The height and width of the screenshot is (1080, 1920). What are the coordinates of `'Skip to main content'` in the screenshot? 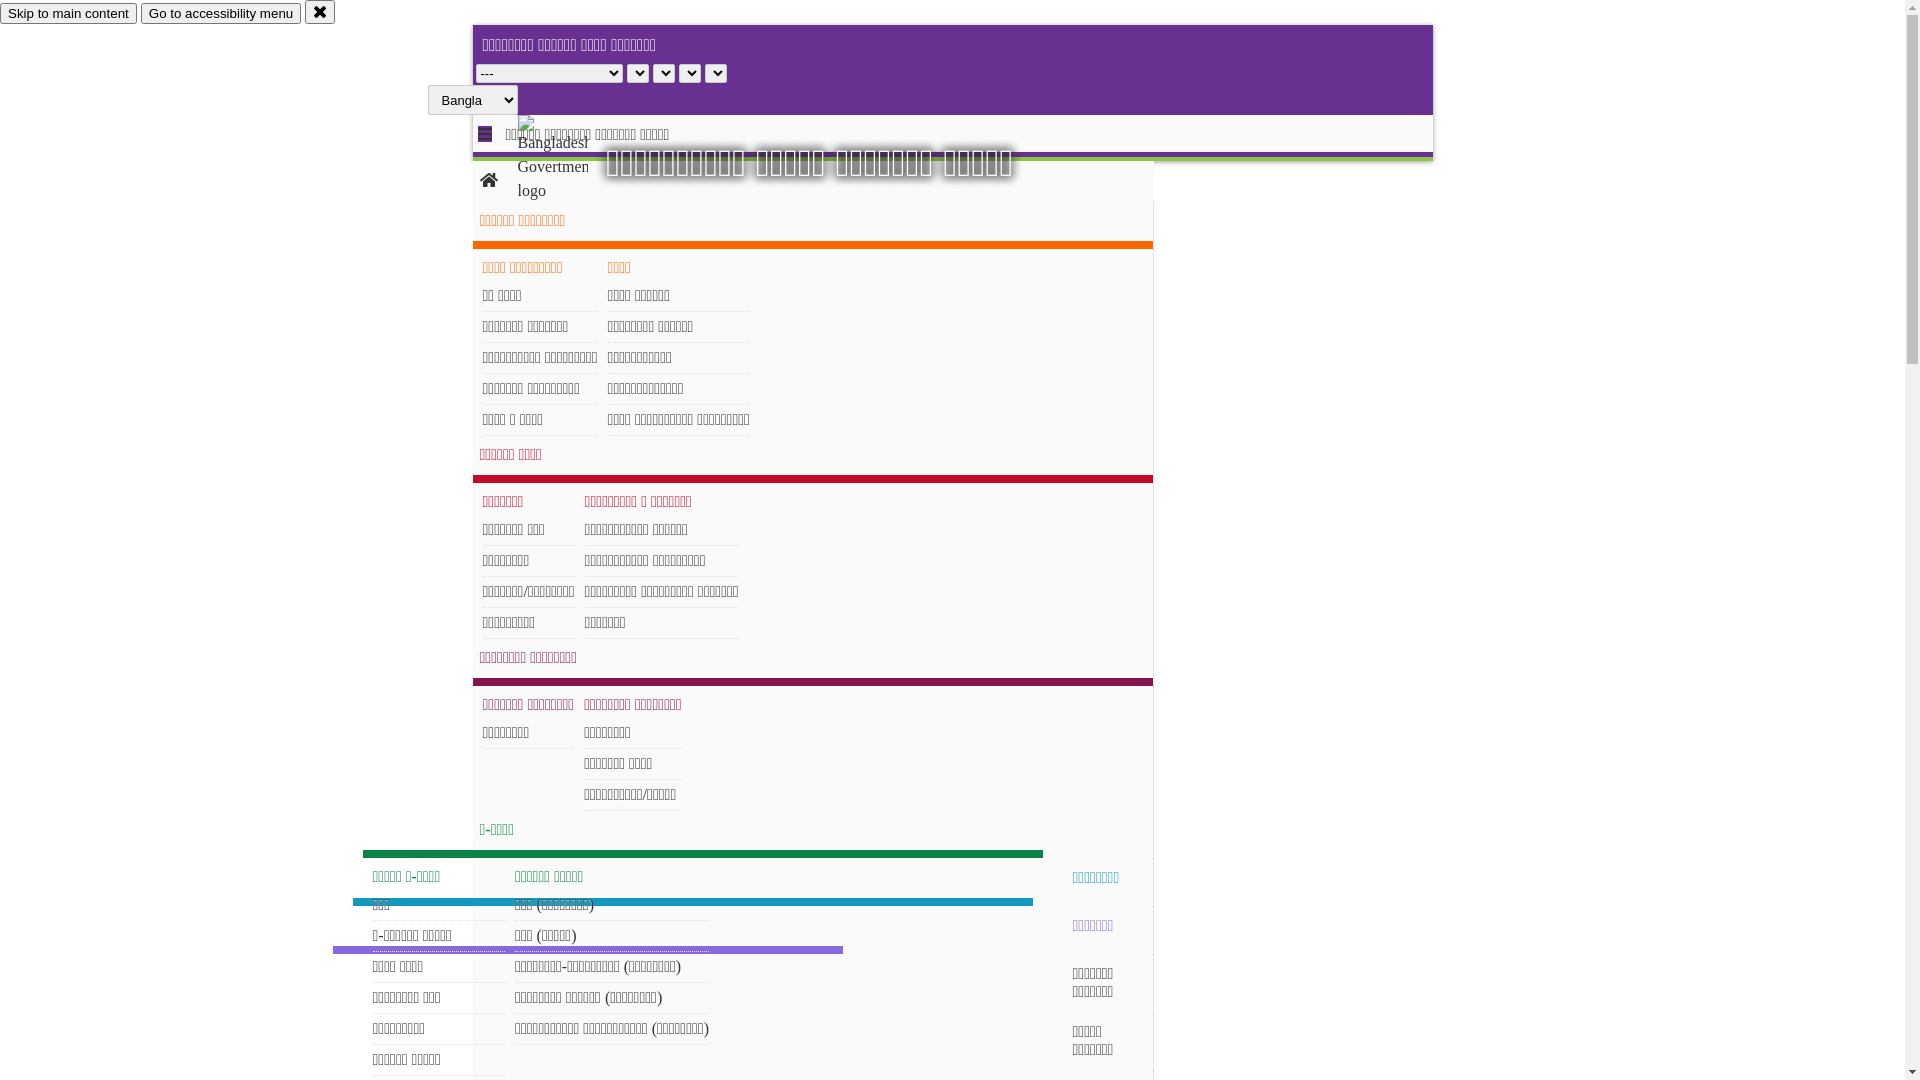 It's located at (68, 13).